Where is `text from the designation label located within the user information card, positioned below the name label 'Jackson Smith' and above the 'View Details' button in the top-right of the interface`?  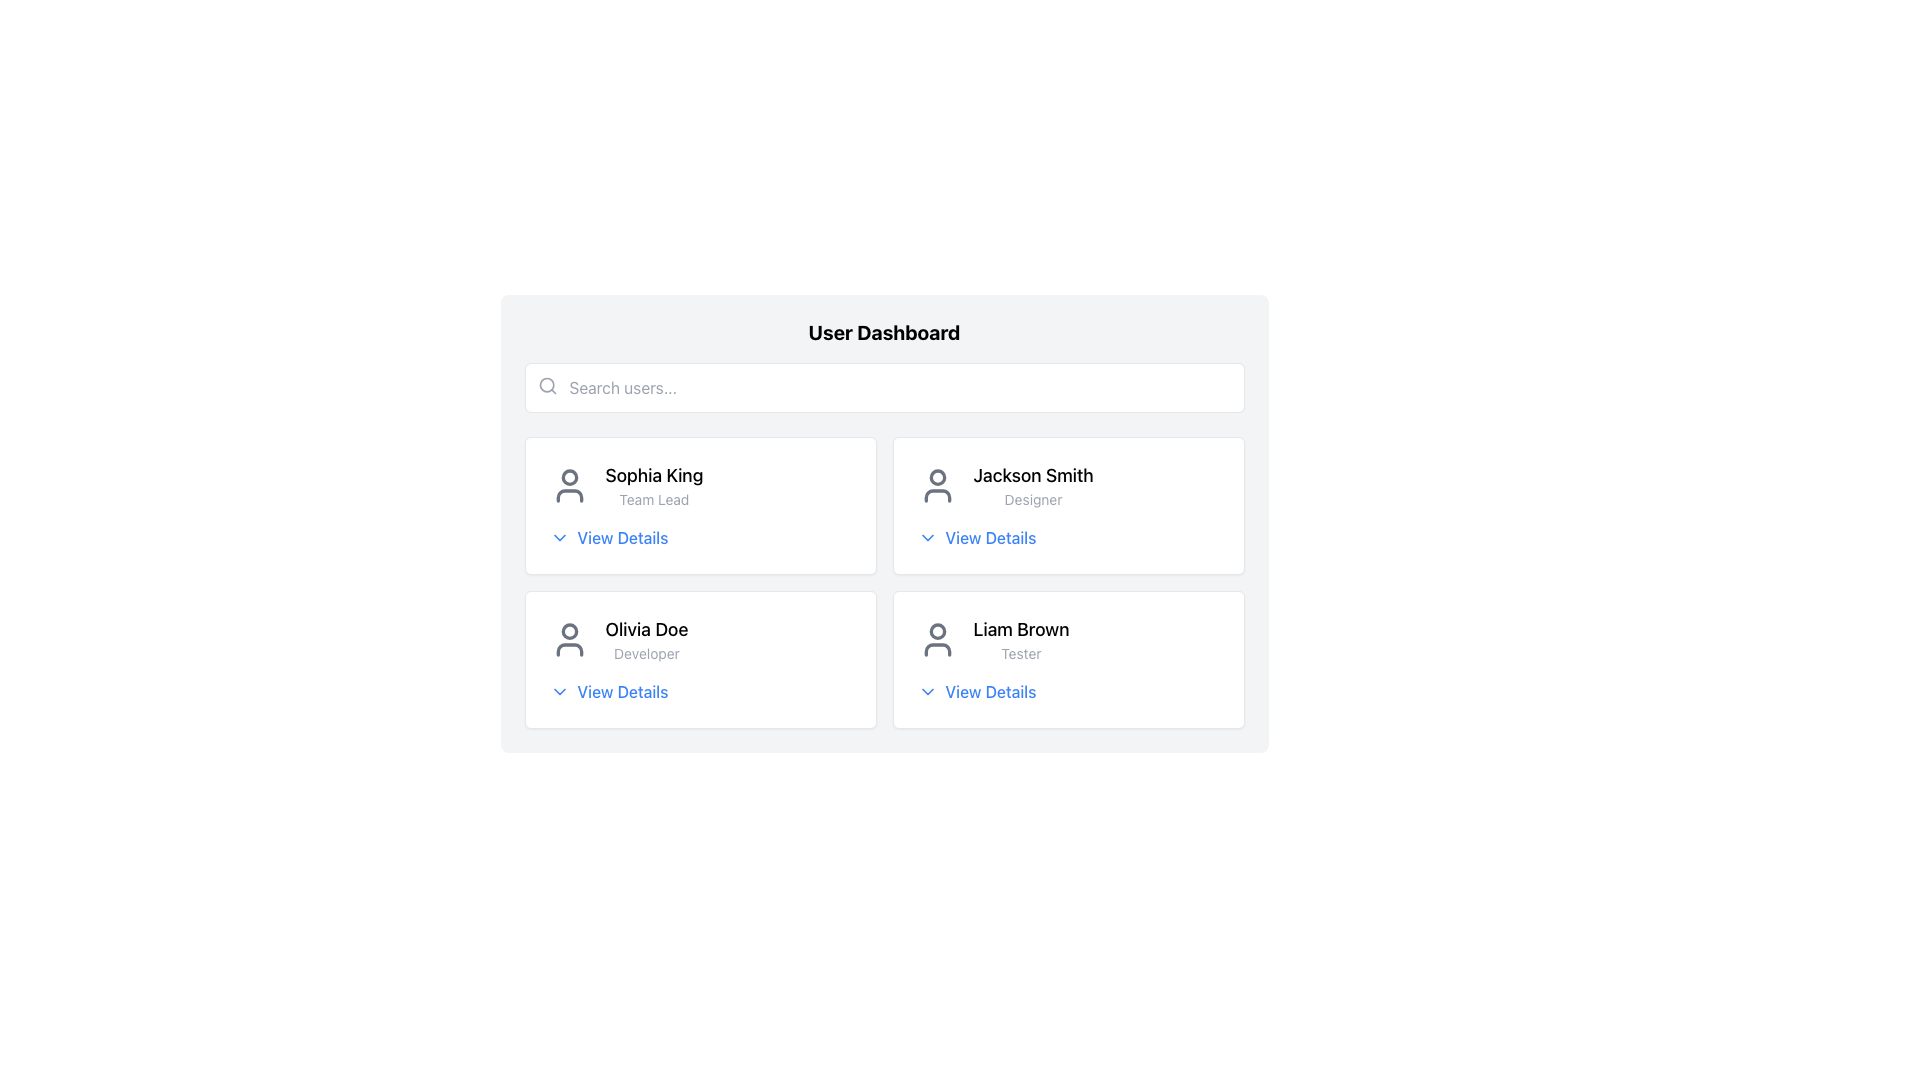 text from the designation label located within the user information card, positioned below the name label 'Jackson Smith' and above the 'View Details' button in the top-right of the interface is located at coordinates (1033, 499).